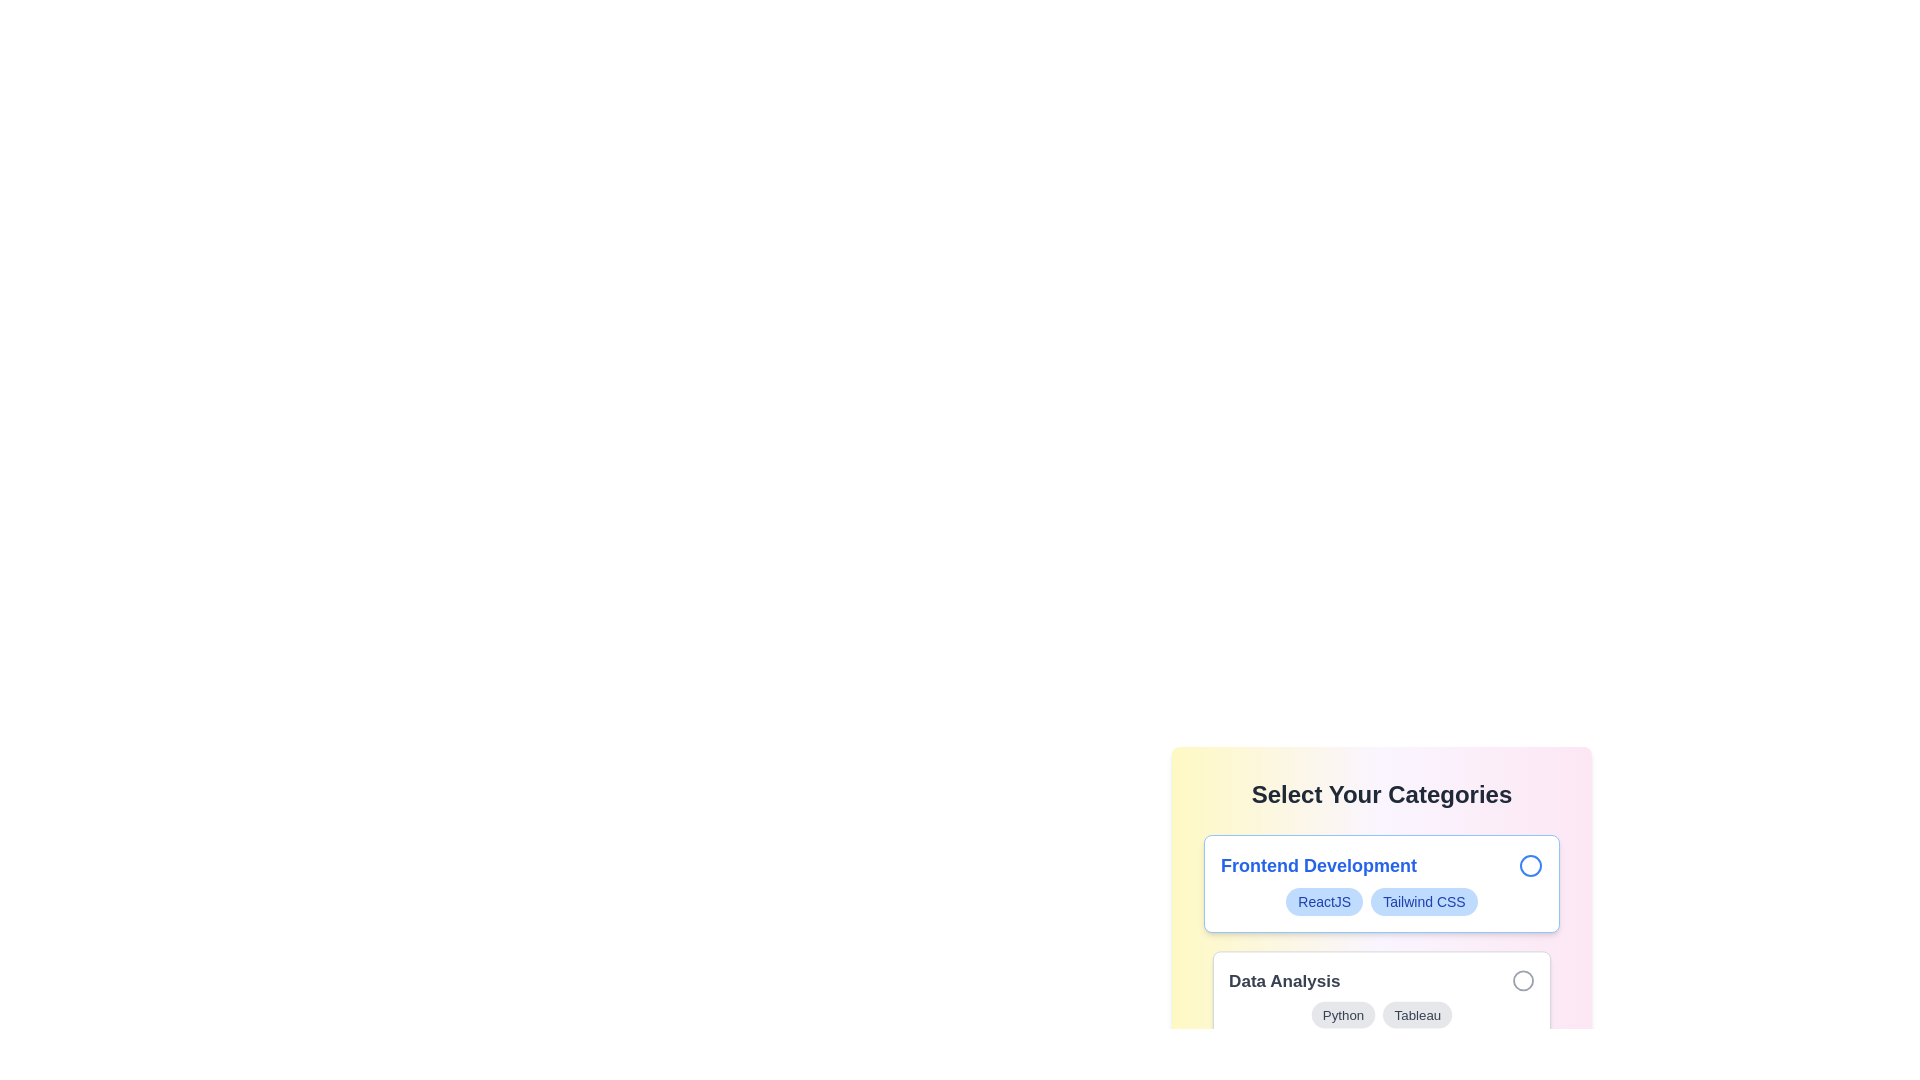  I want to click on the chip labeled 'Frontend Development' to inspect its associated tags, so click(1381, 882).